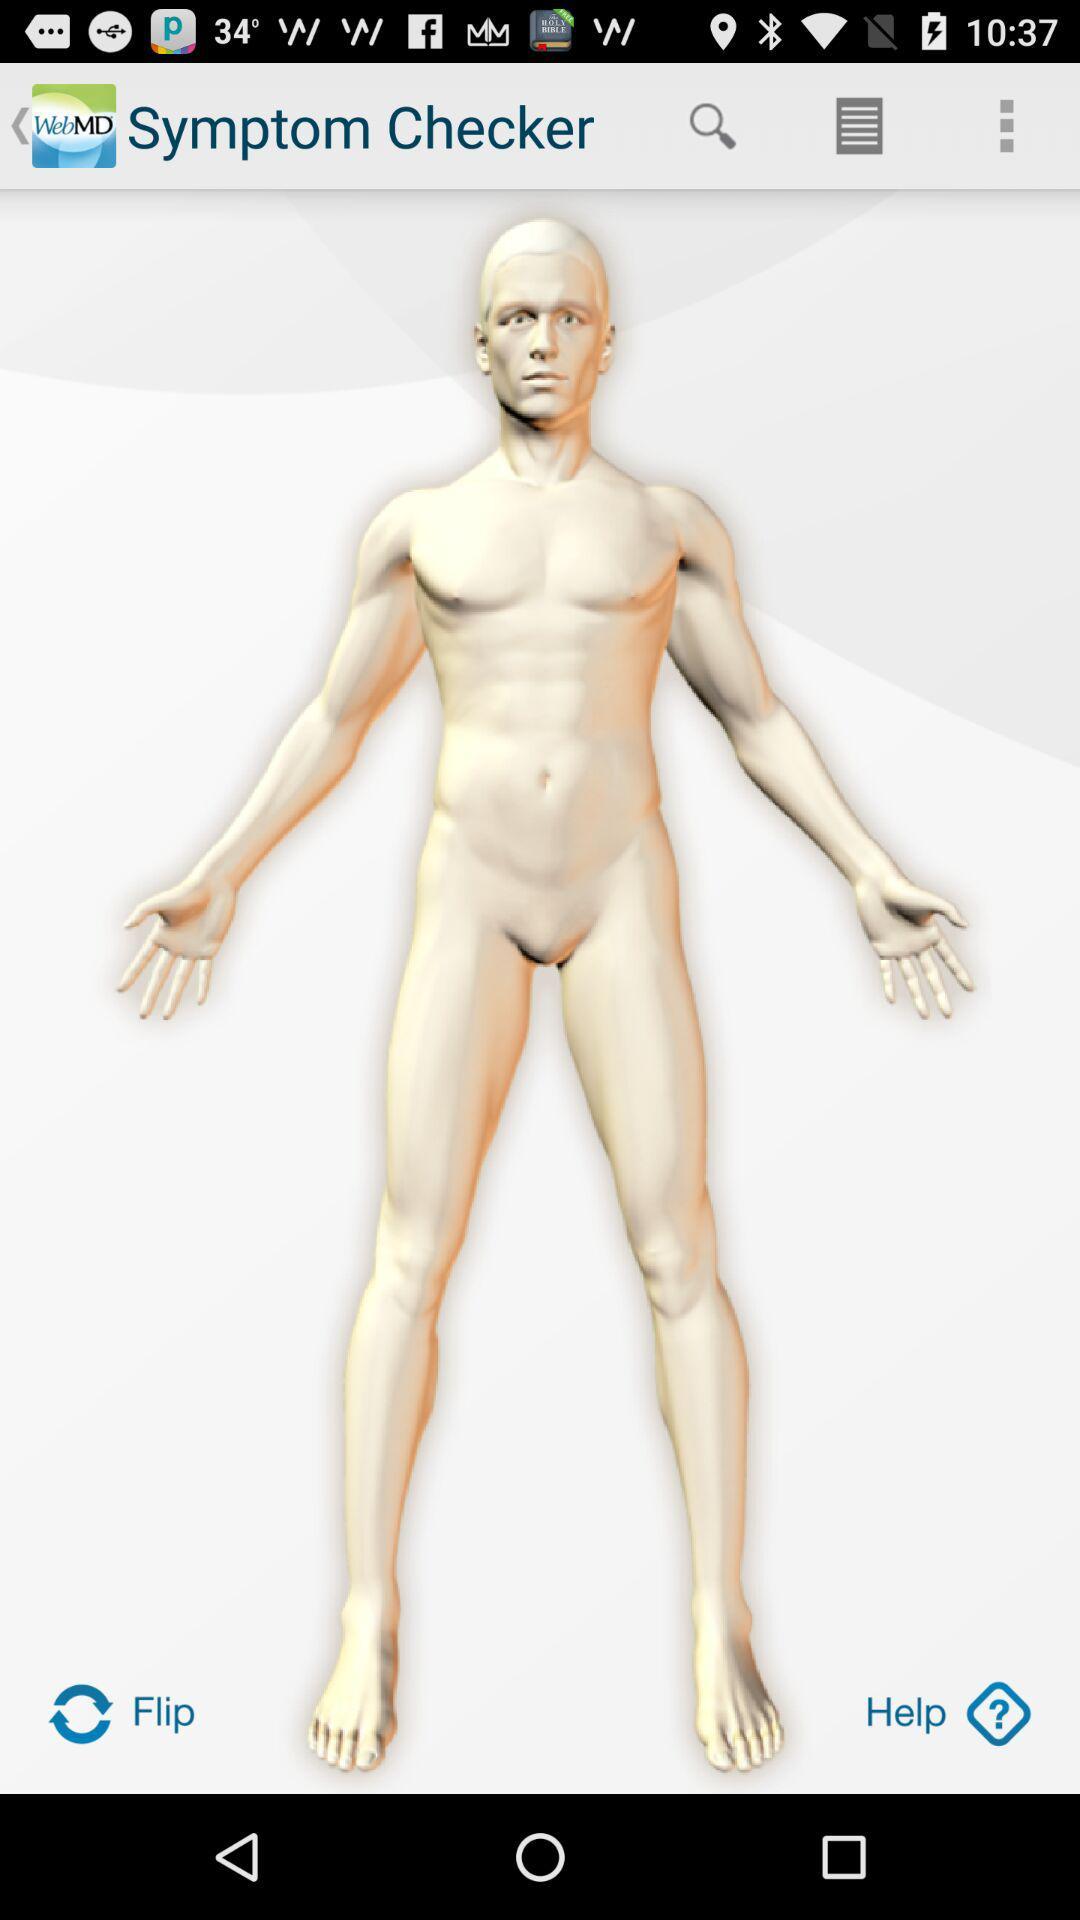 Image resolution: width=1080 pixels, height=1920 pixels. What do you see at coordinates (947, 1712) in the screenshot?
I see `help button` at bounding box center [947, 1712].